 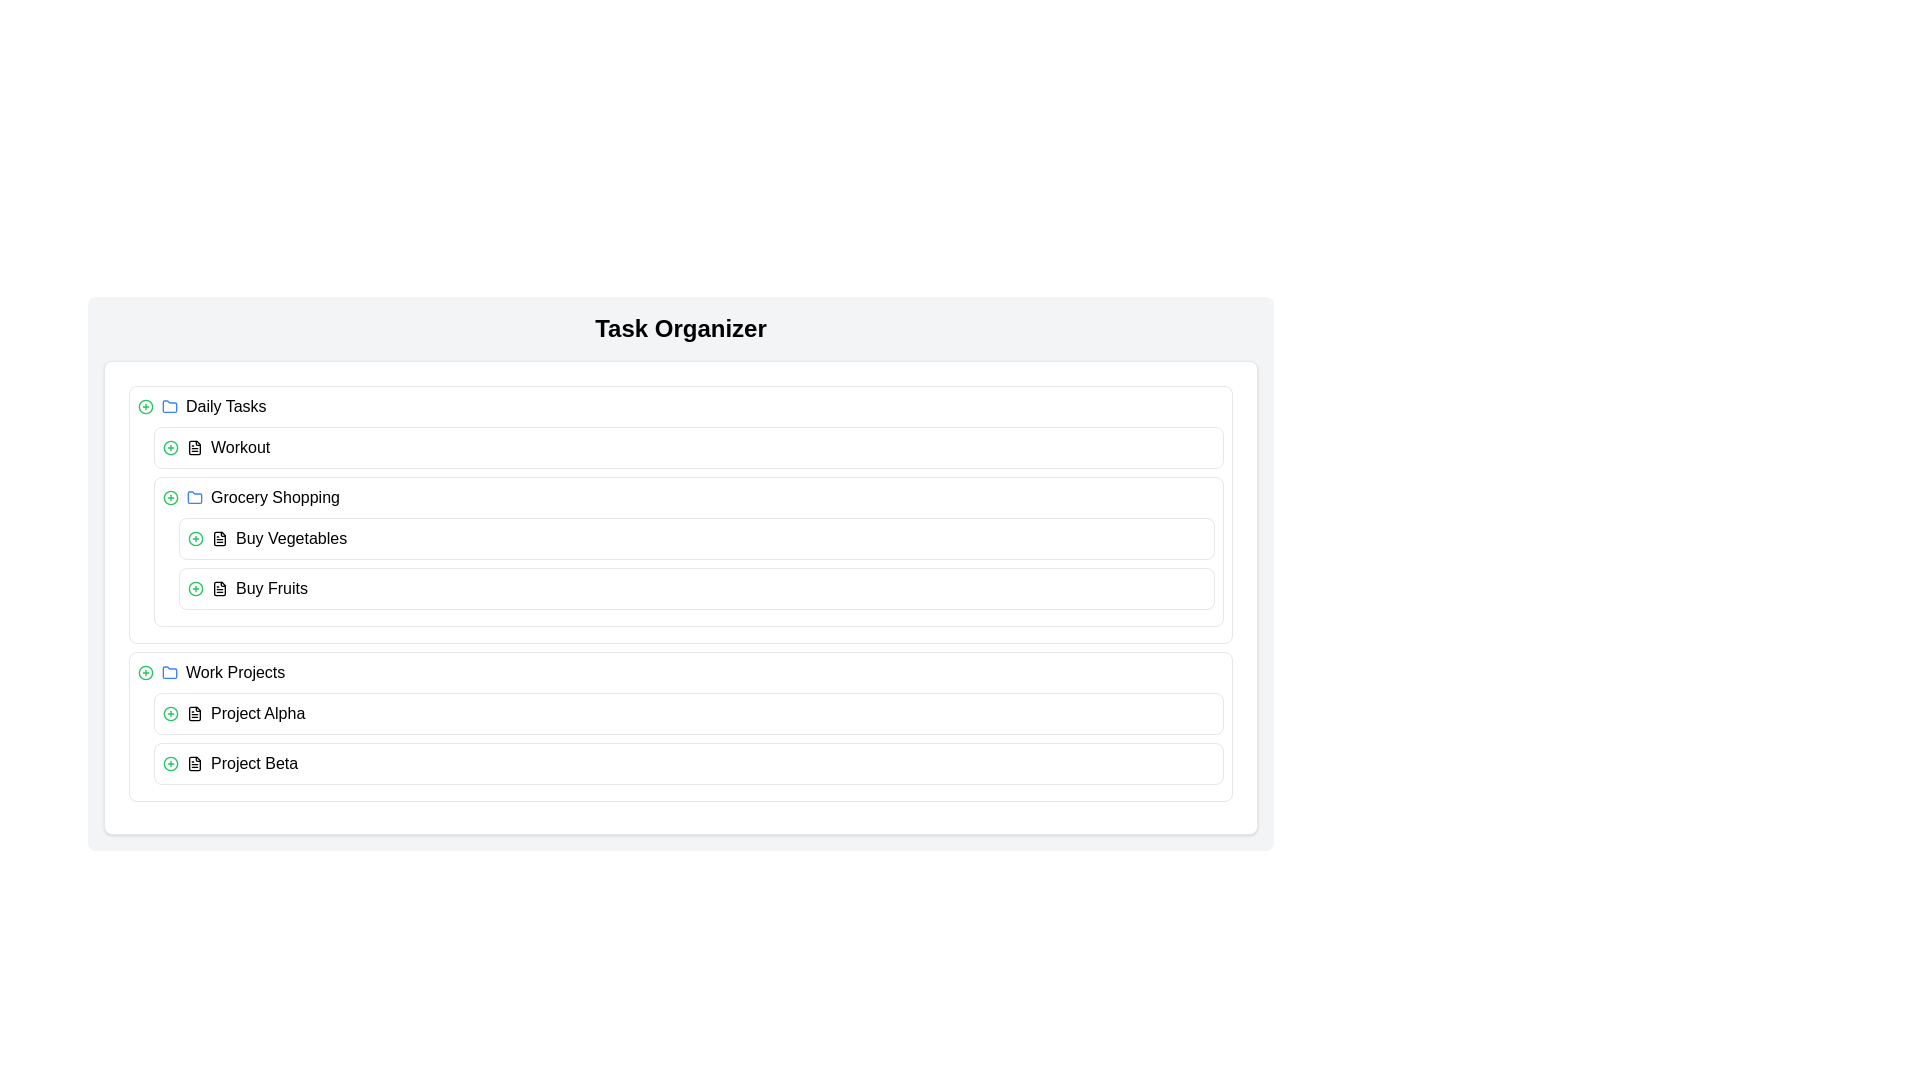 What do you see at coordinates (195, 763) in the screenshot?
I see `the text file icon in the 'Work Projects' section, specifically the second icon from the left in the 'Project Beta' row` at bounding box center [195, 763].